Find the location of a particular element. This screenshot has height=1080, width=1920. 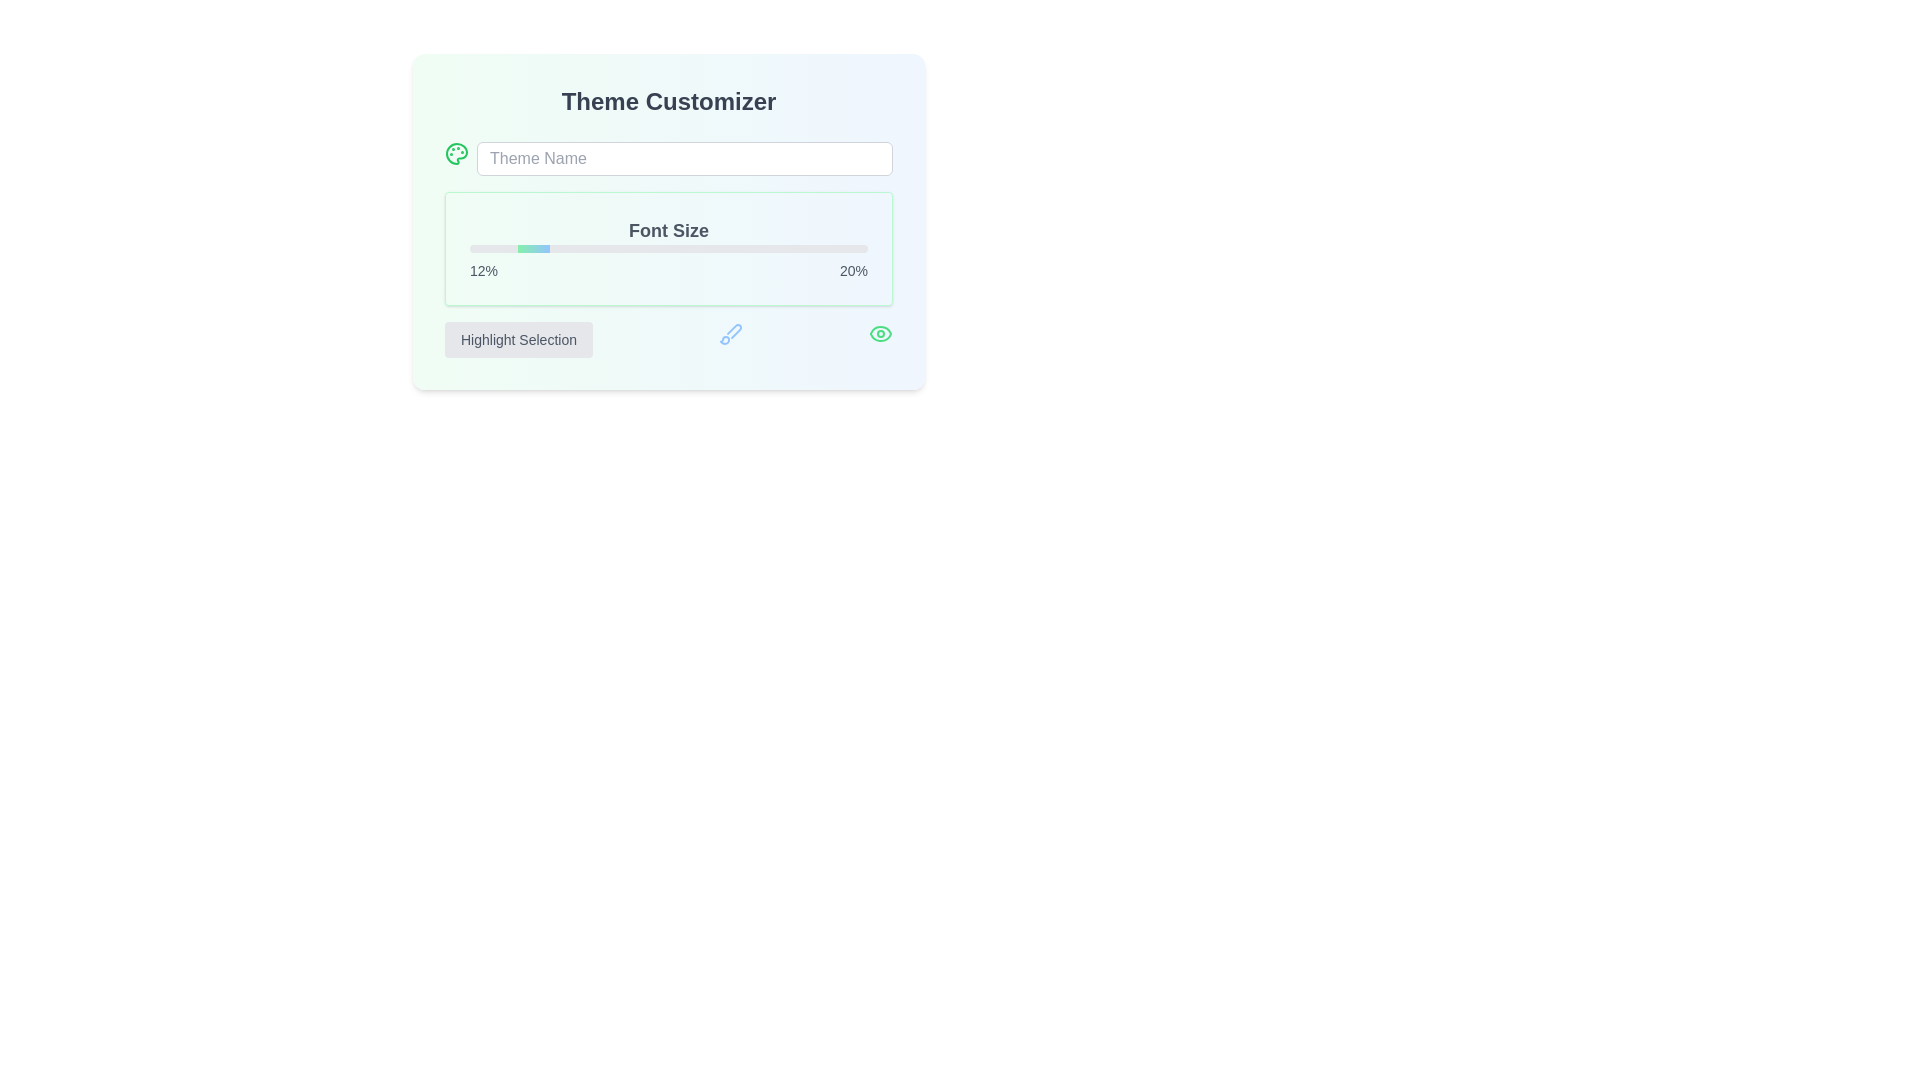

the slider is located at coordinates (727, 248).